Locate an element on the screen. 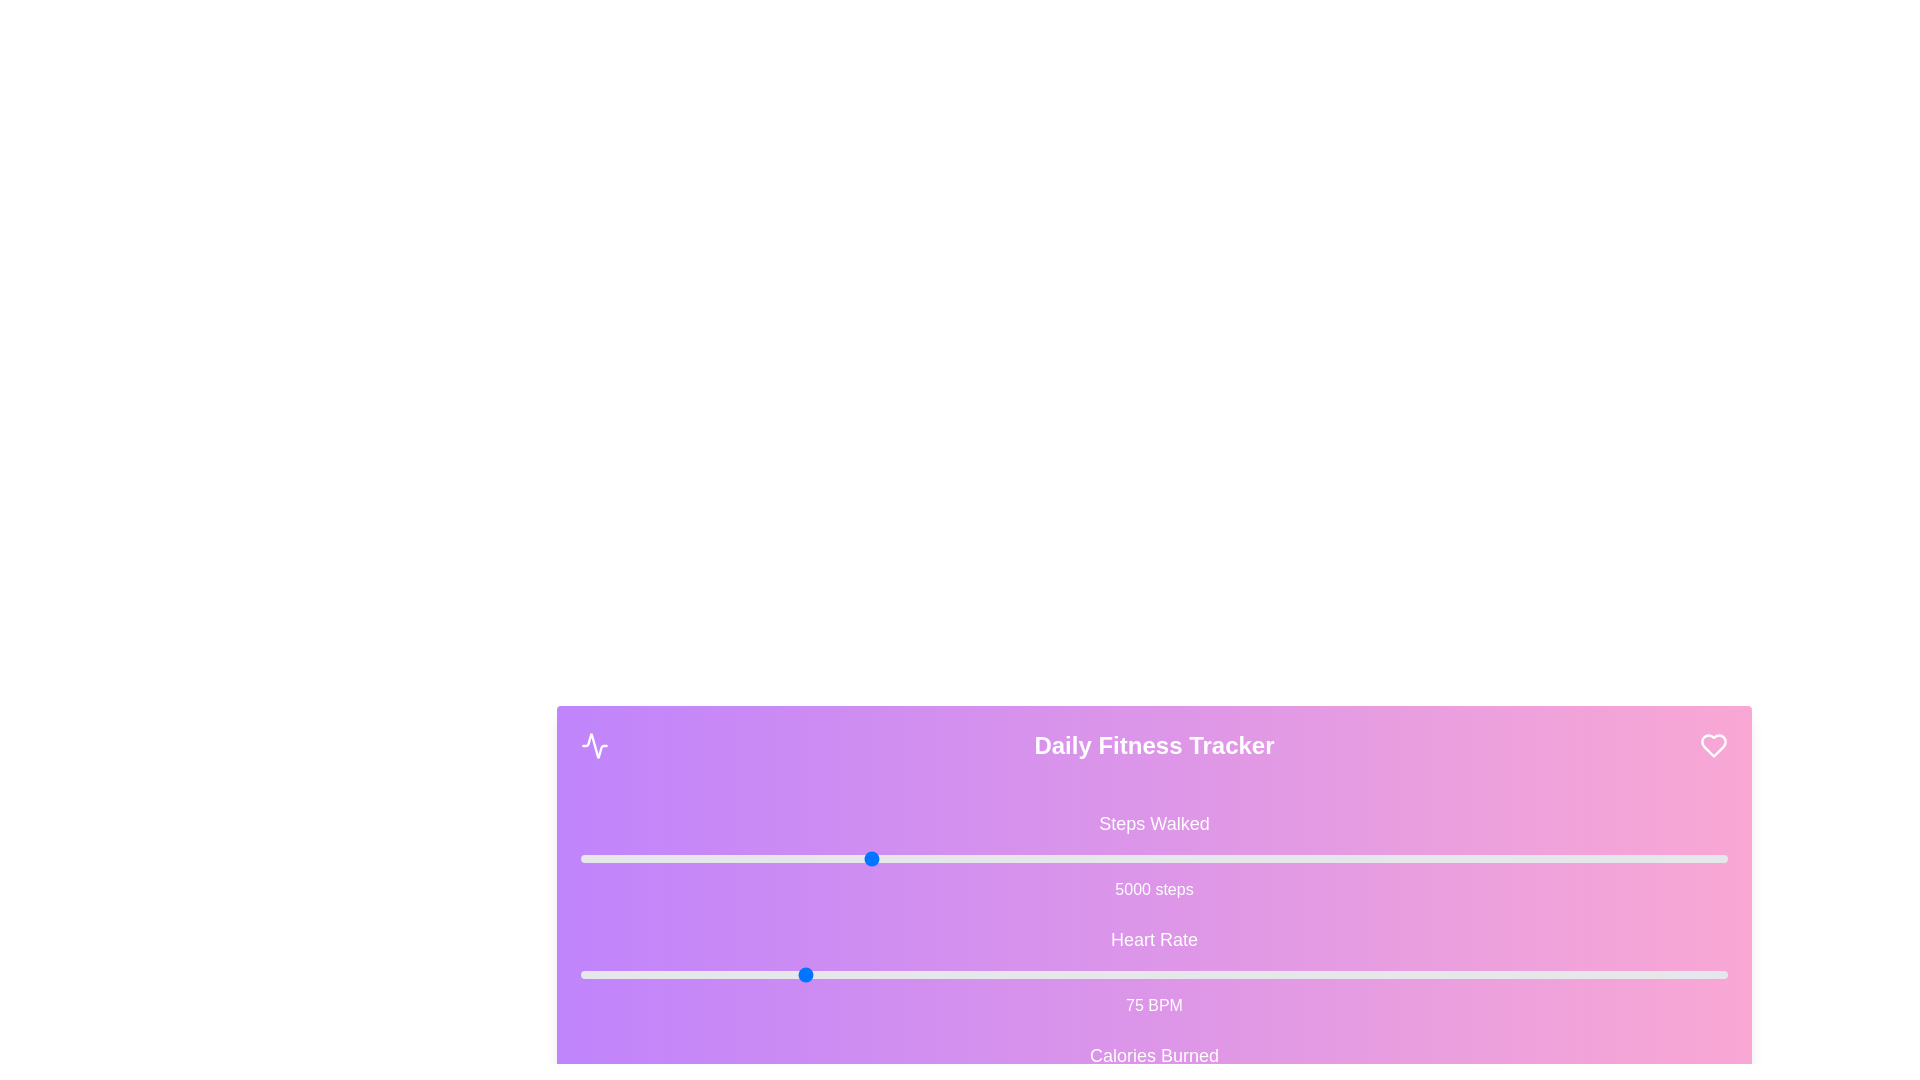 This screenshot has height=1080, width=1920. the 'Steps Walked' slider to set its value to 10522 is located at coordinates (1184, 858).